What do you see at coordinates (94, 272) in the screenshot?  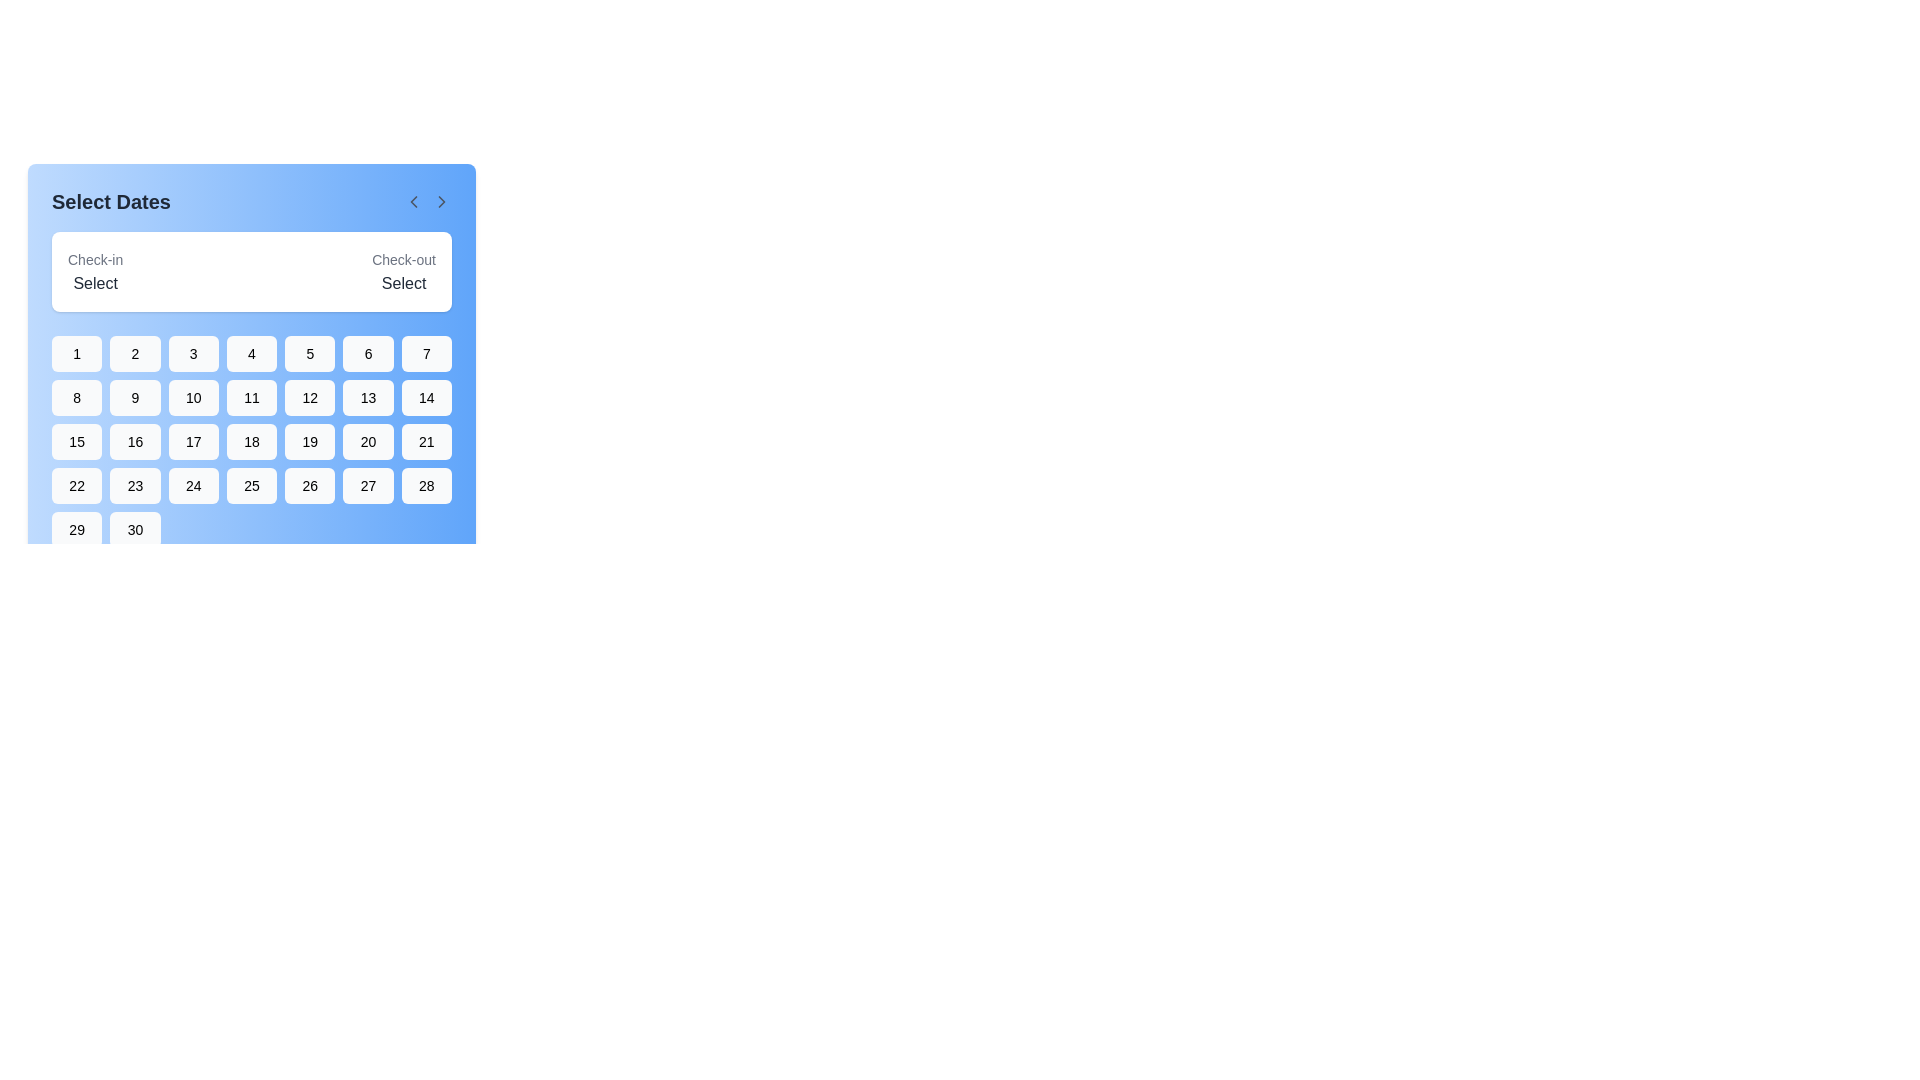 I see `the 'Check-in' Text label with interactive context, which displays 'Check-in' in a smaller gray font and 'Select' in a larger darker font, located above the calendar grid in the date selection interface` at bounding box center [94, 272].